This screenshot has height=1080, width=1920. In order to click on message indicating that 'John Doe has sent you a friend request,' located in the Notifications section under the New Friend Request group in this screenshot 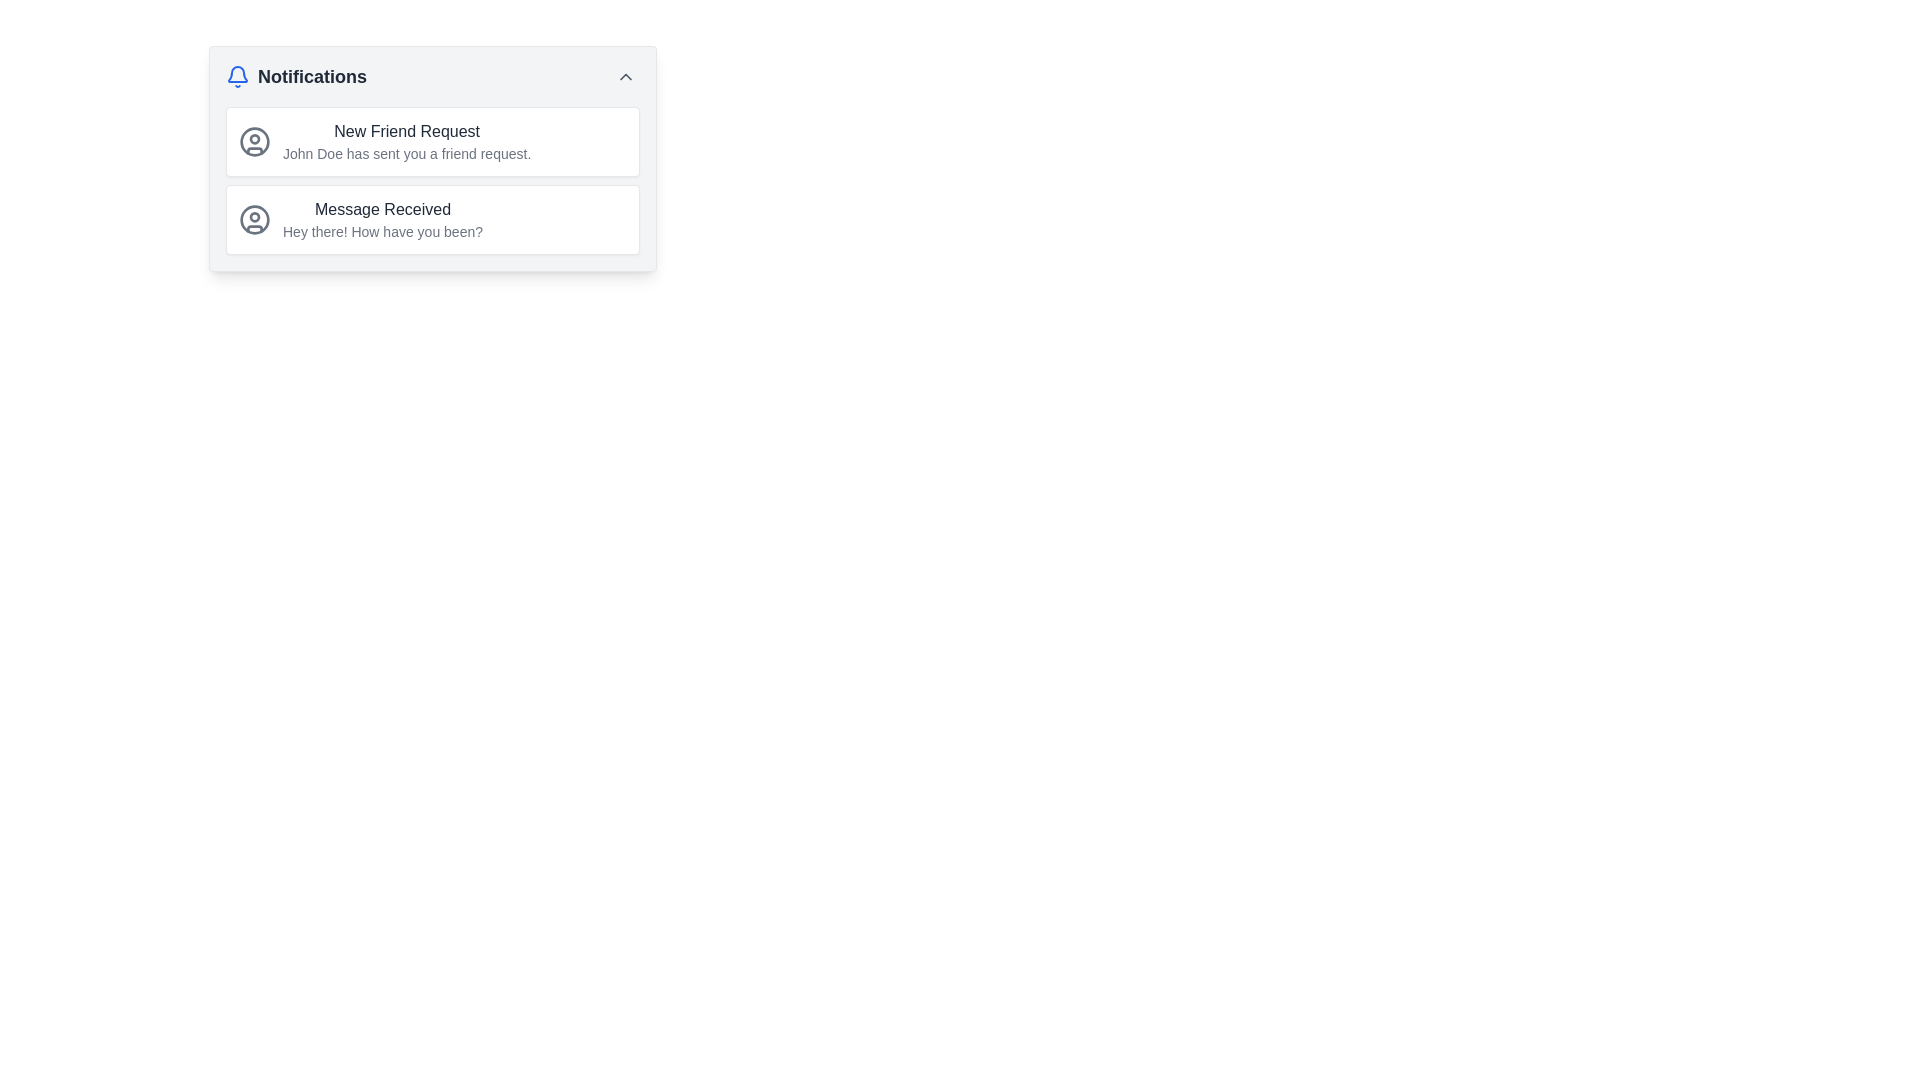, I will do `click(406, 153)`.